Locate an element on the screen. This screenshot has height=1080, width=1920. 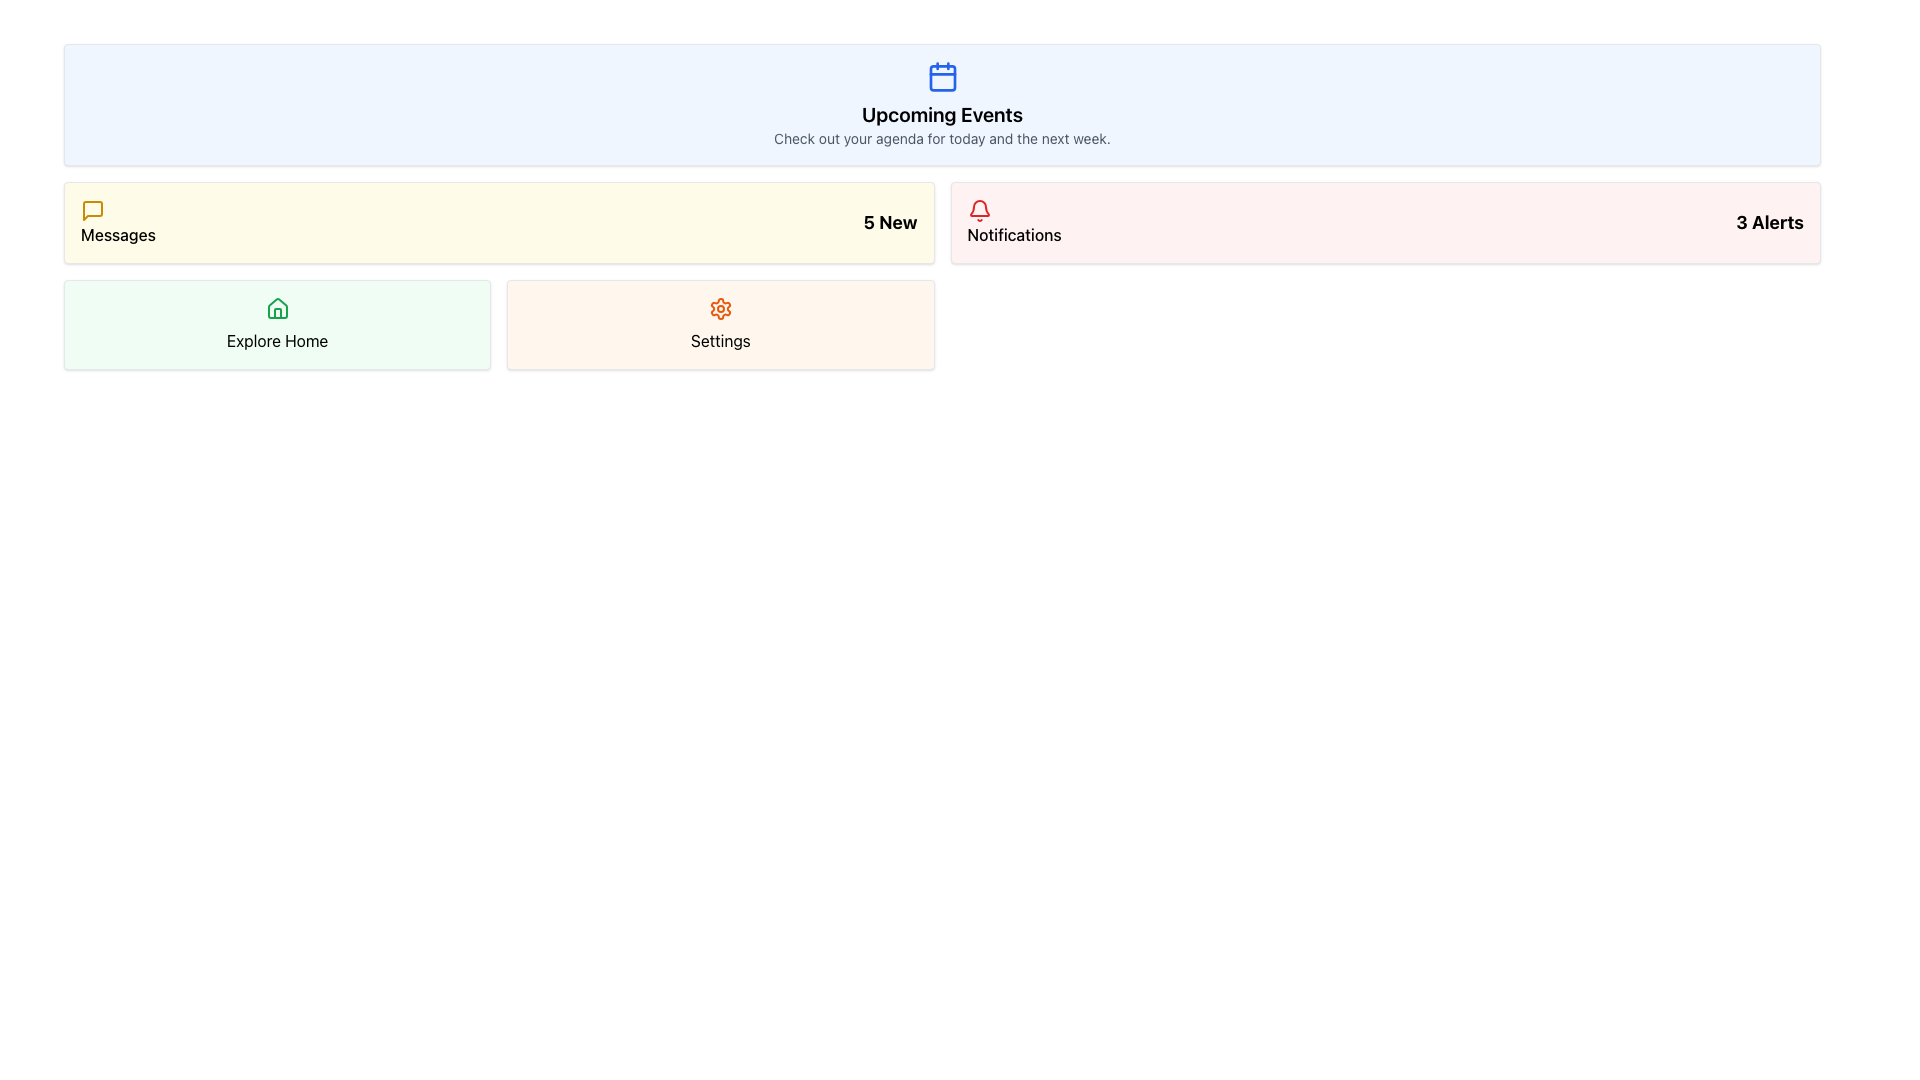
the 'Messages' icon, which is the leftmost component in the yellow-highlighted section at the top-left corner of the interface is located at coordinates (91, 211).